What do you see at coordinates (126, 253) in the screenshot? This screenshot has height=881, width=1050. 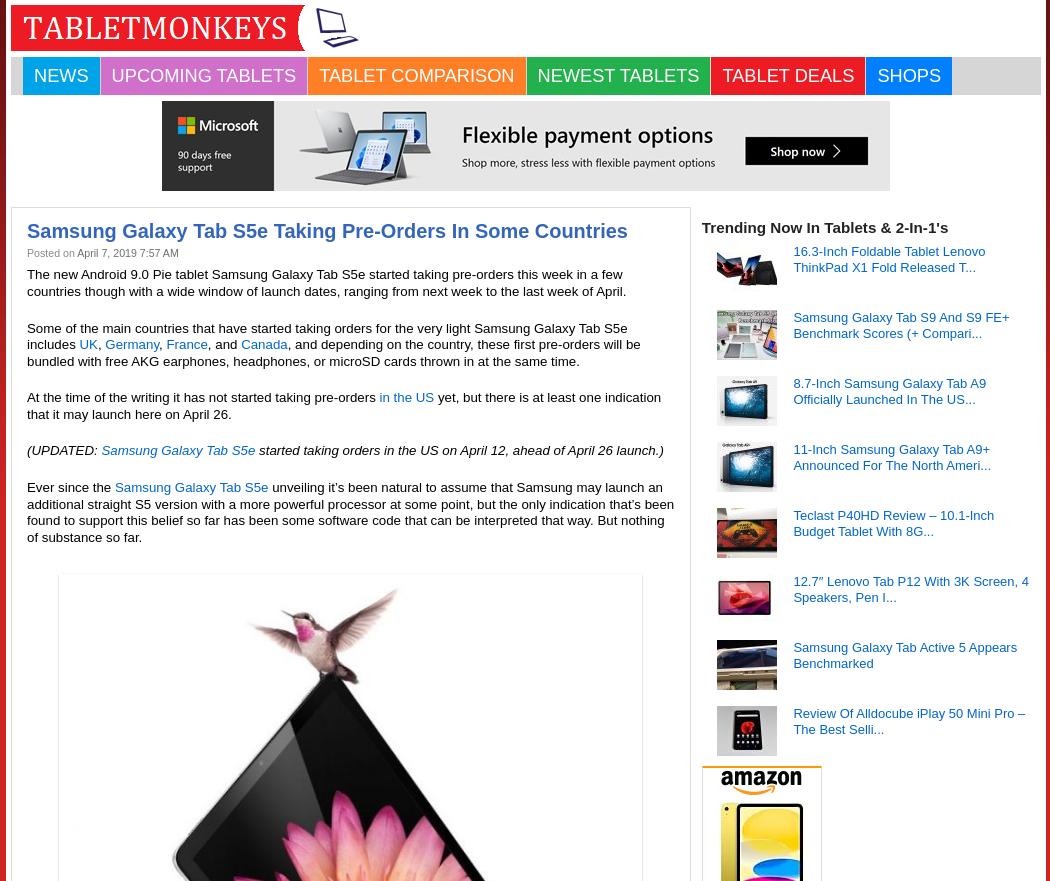 I see `'April 7, 2019 7:57 AM'` at bounding box center [126, 253].